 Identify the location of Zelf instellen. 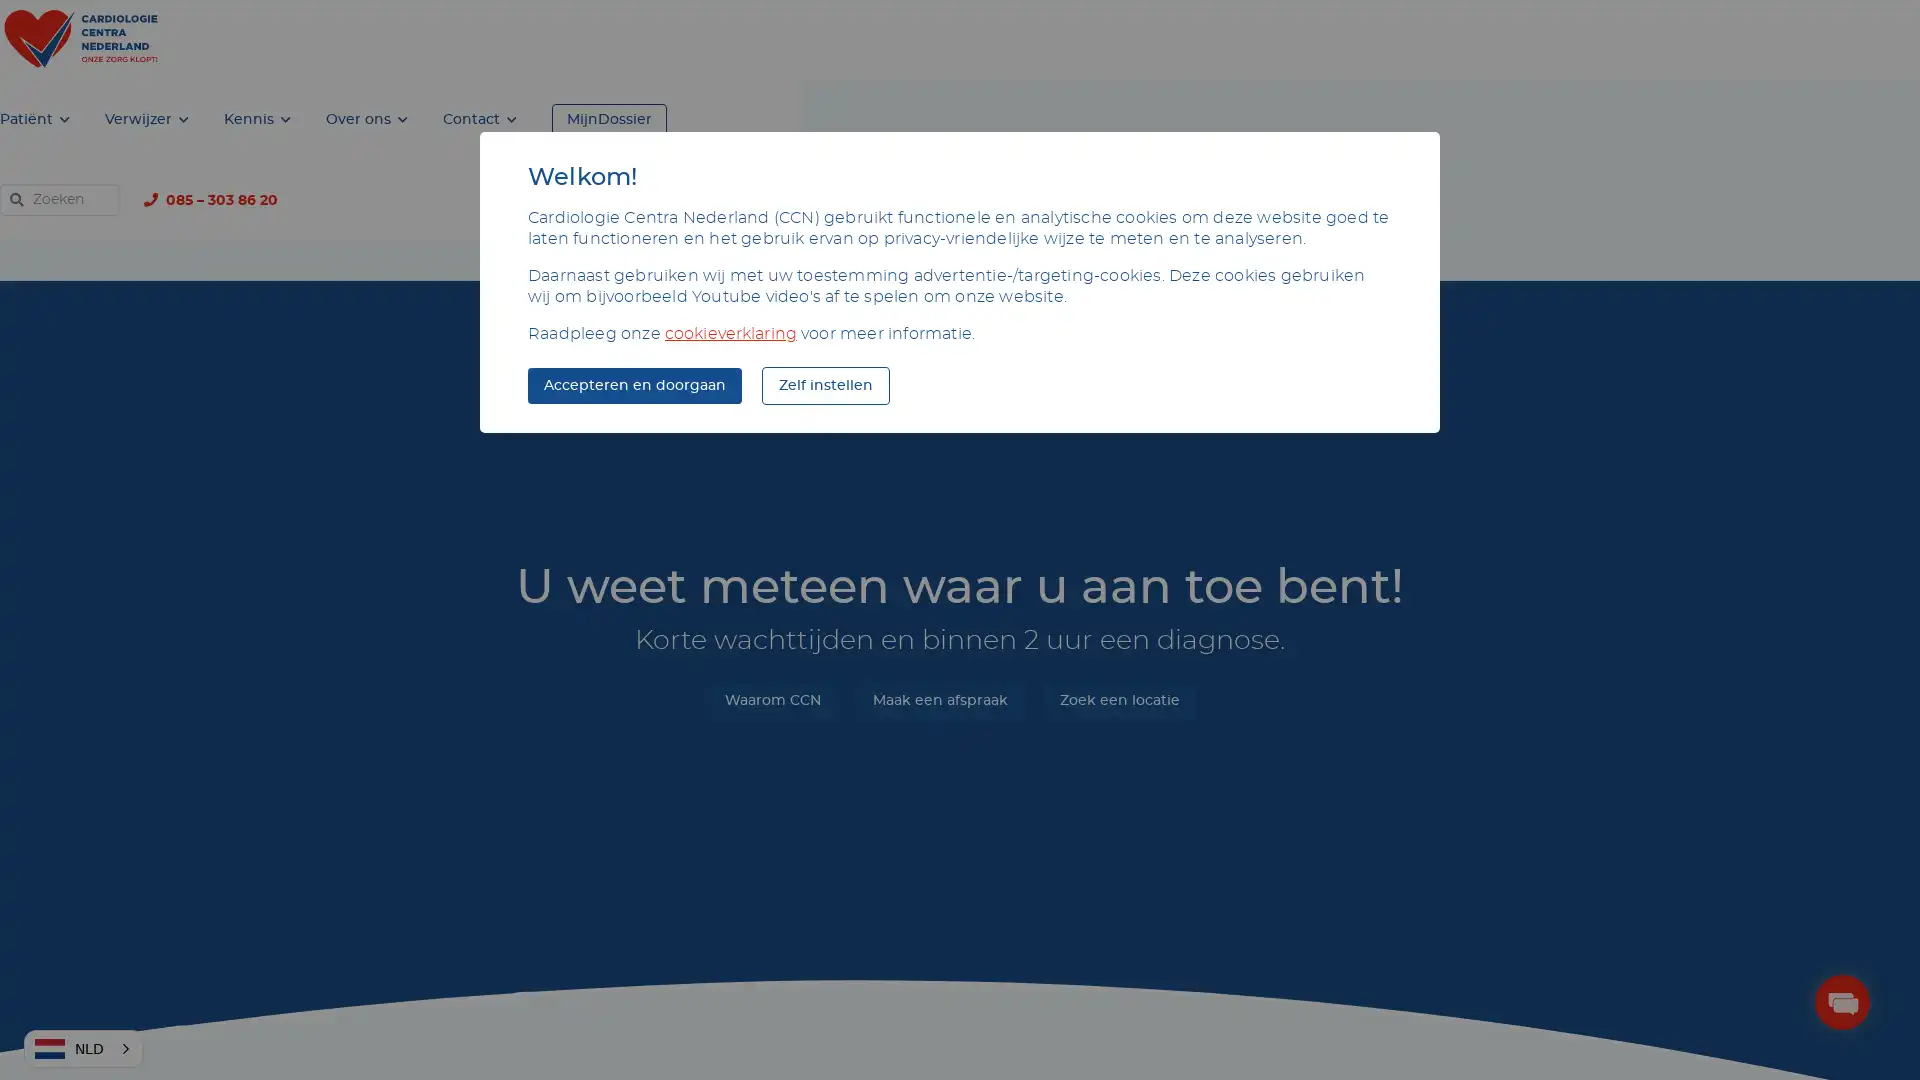
(825, 385).